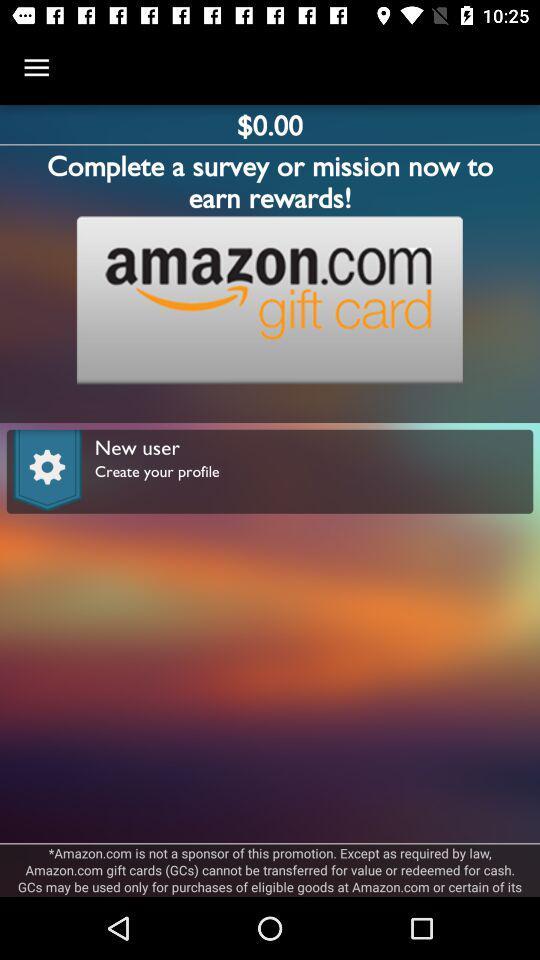 Image resolution: width=540 pixels, height=960 pixels. I want to click on app, so click(269, 299).